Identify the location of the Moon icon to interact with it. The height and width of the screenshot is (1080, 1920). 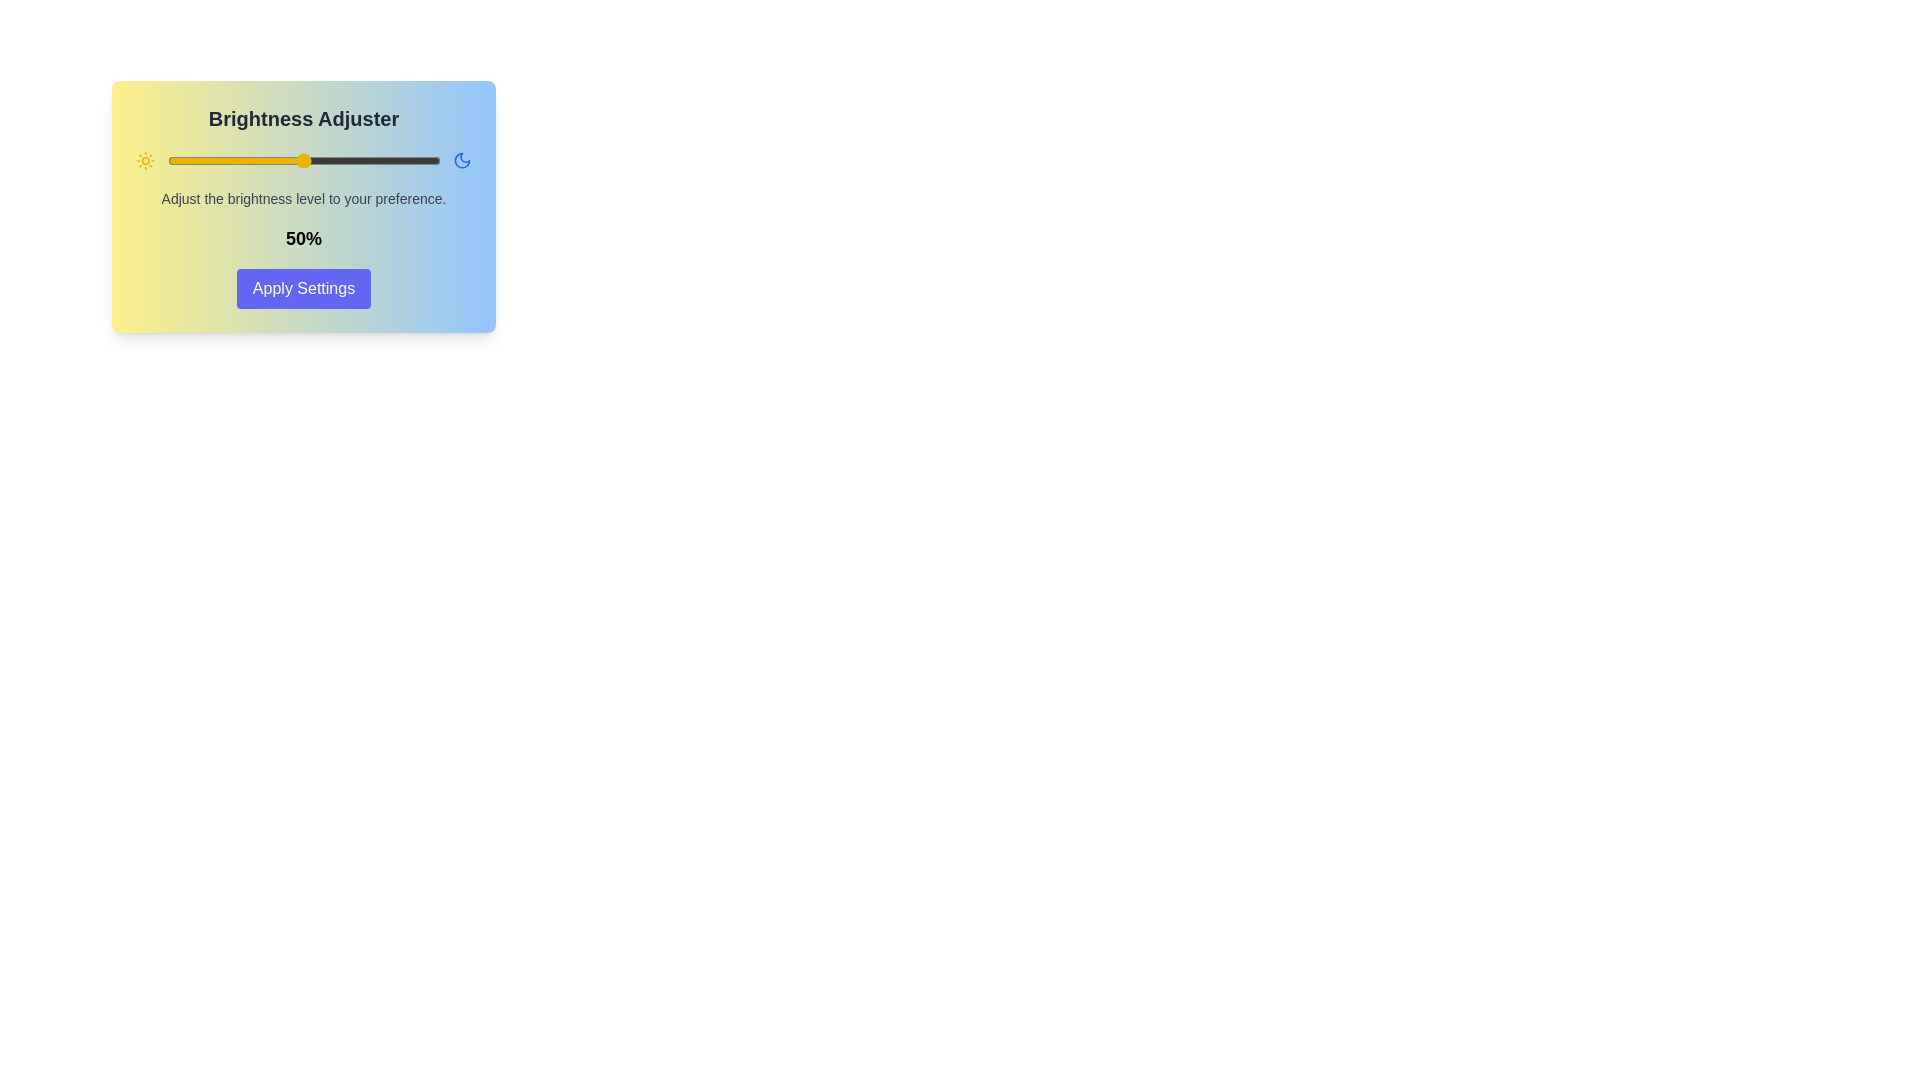
(461, 160).